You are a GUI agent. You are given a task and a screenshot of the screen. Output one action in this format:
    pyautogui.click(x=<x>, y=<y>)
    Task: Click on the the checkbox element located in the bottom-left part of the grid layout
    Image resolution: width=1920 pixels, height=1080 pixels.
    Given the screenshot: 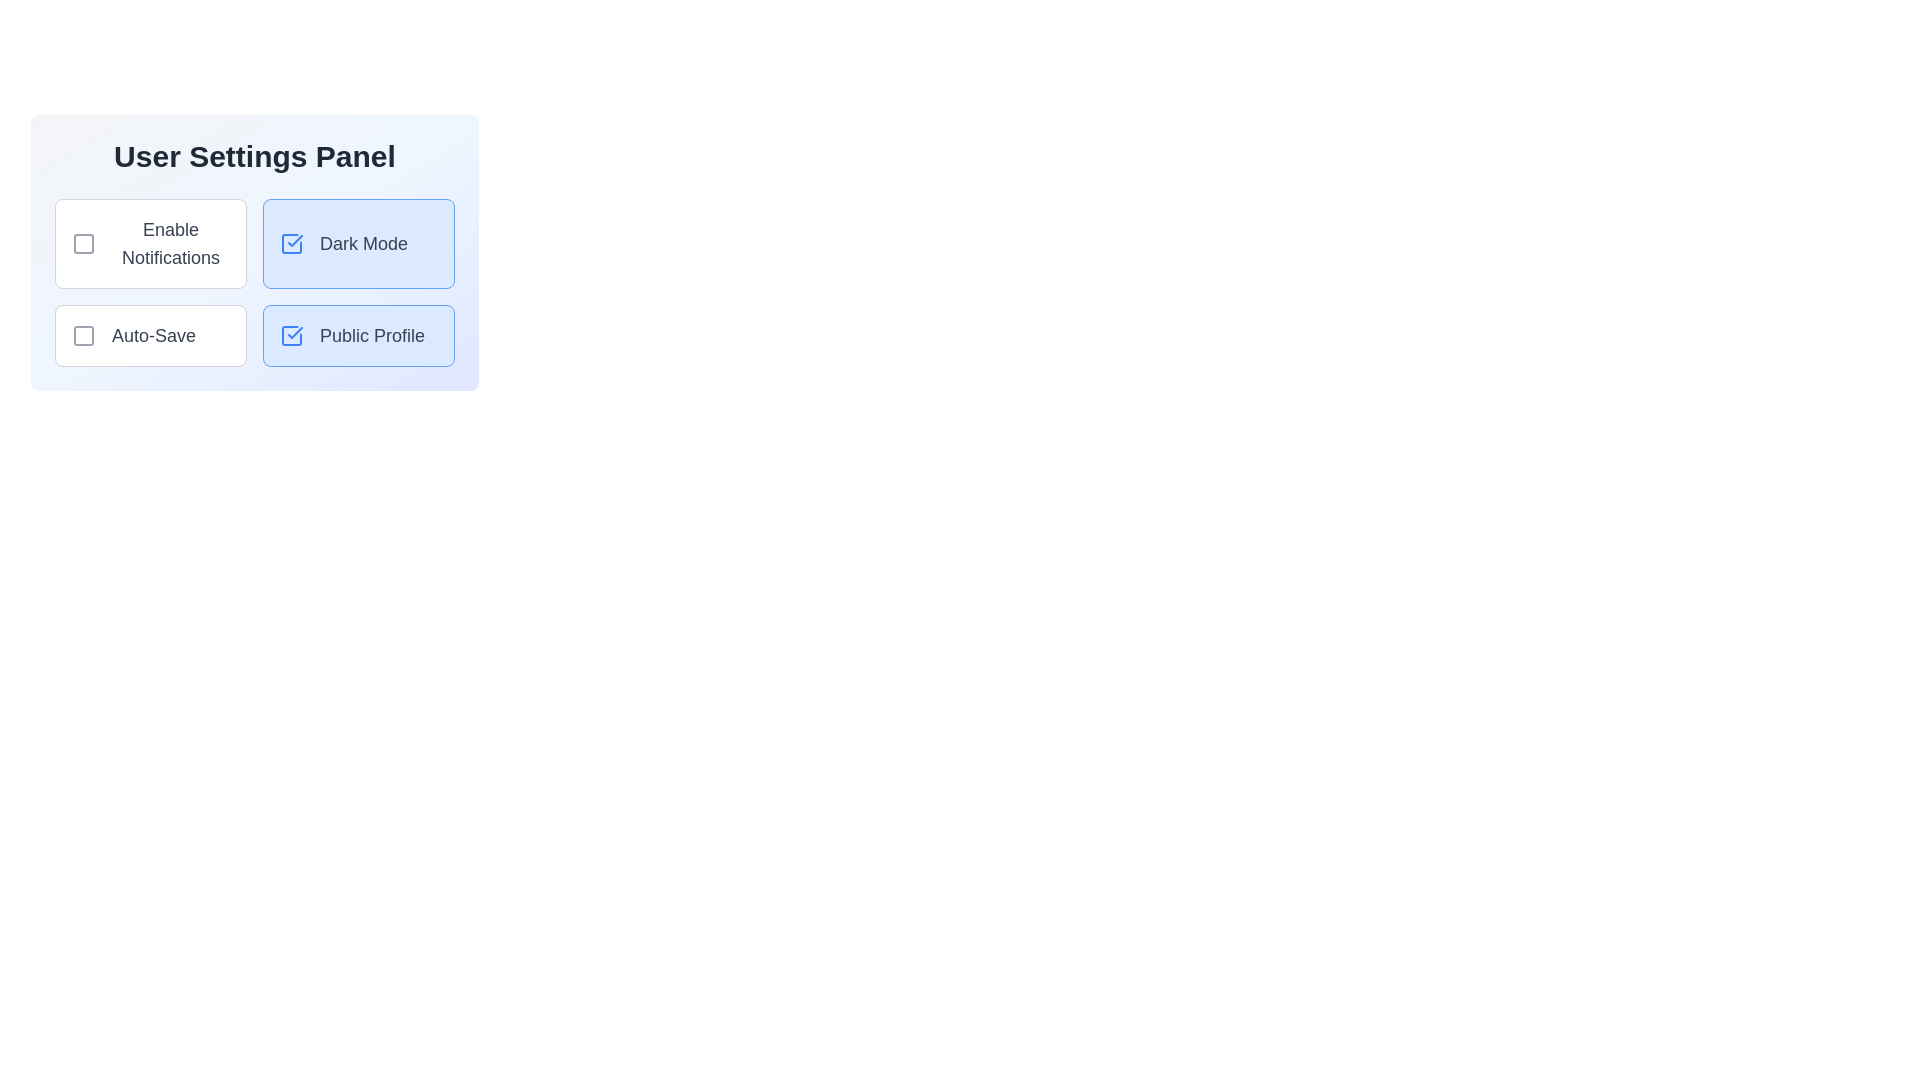 What is the action you would take?
    pyautogui.click(x=149, y=334)
    